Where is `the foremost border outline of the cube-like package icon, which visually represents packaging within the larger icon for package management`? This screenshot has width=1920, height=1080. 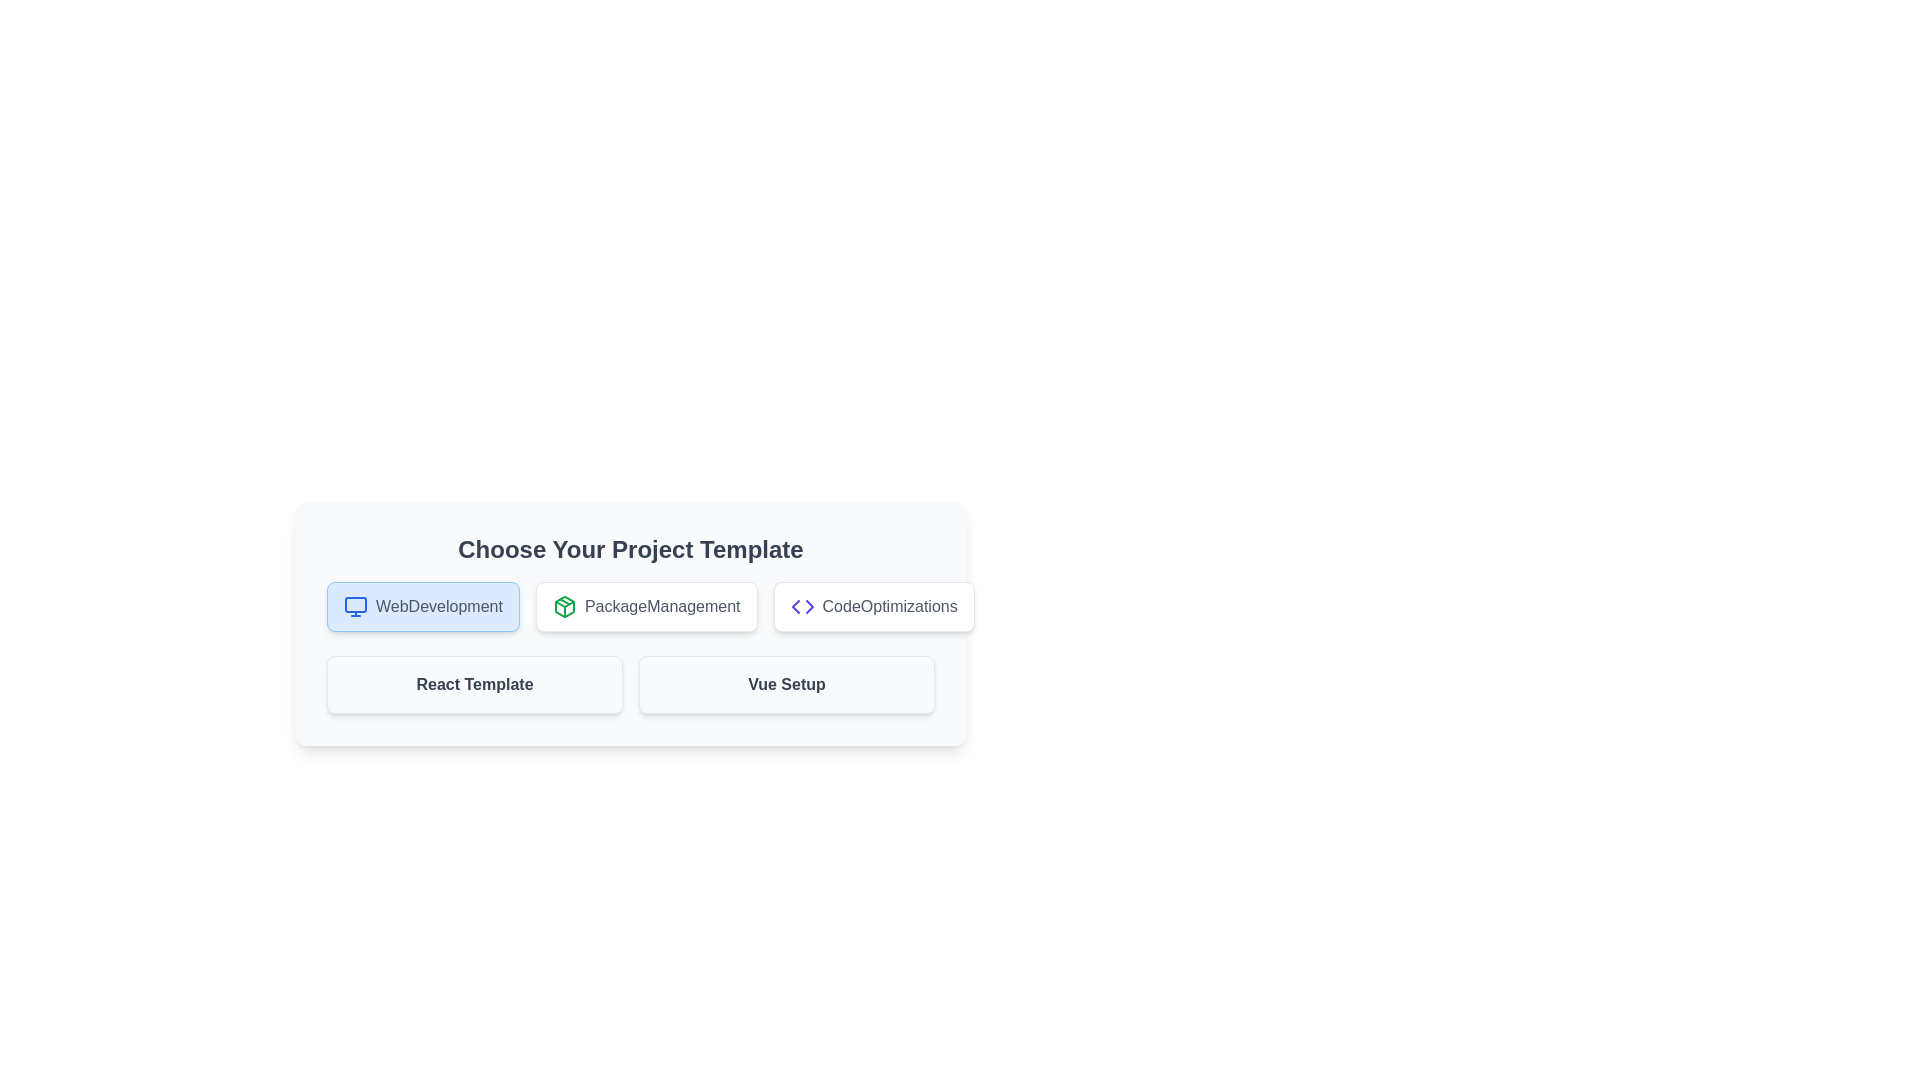
the foremost border outline of the cube-like package icon, which visually represents packaging within the larger icon for package management is located at coordinates (563, 605).